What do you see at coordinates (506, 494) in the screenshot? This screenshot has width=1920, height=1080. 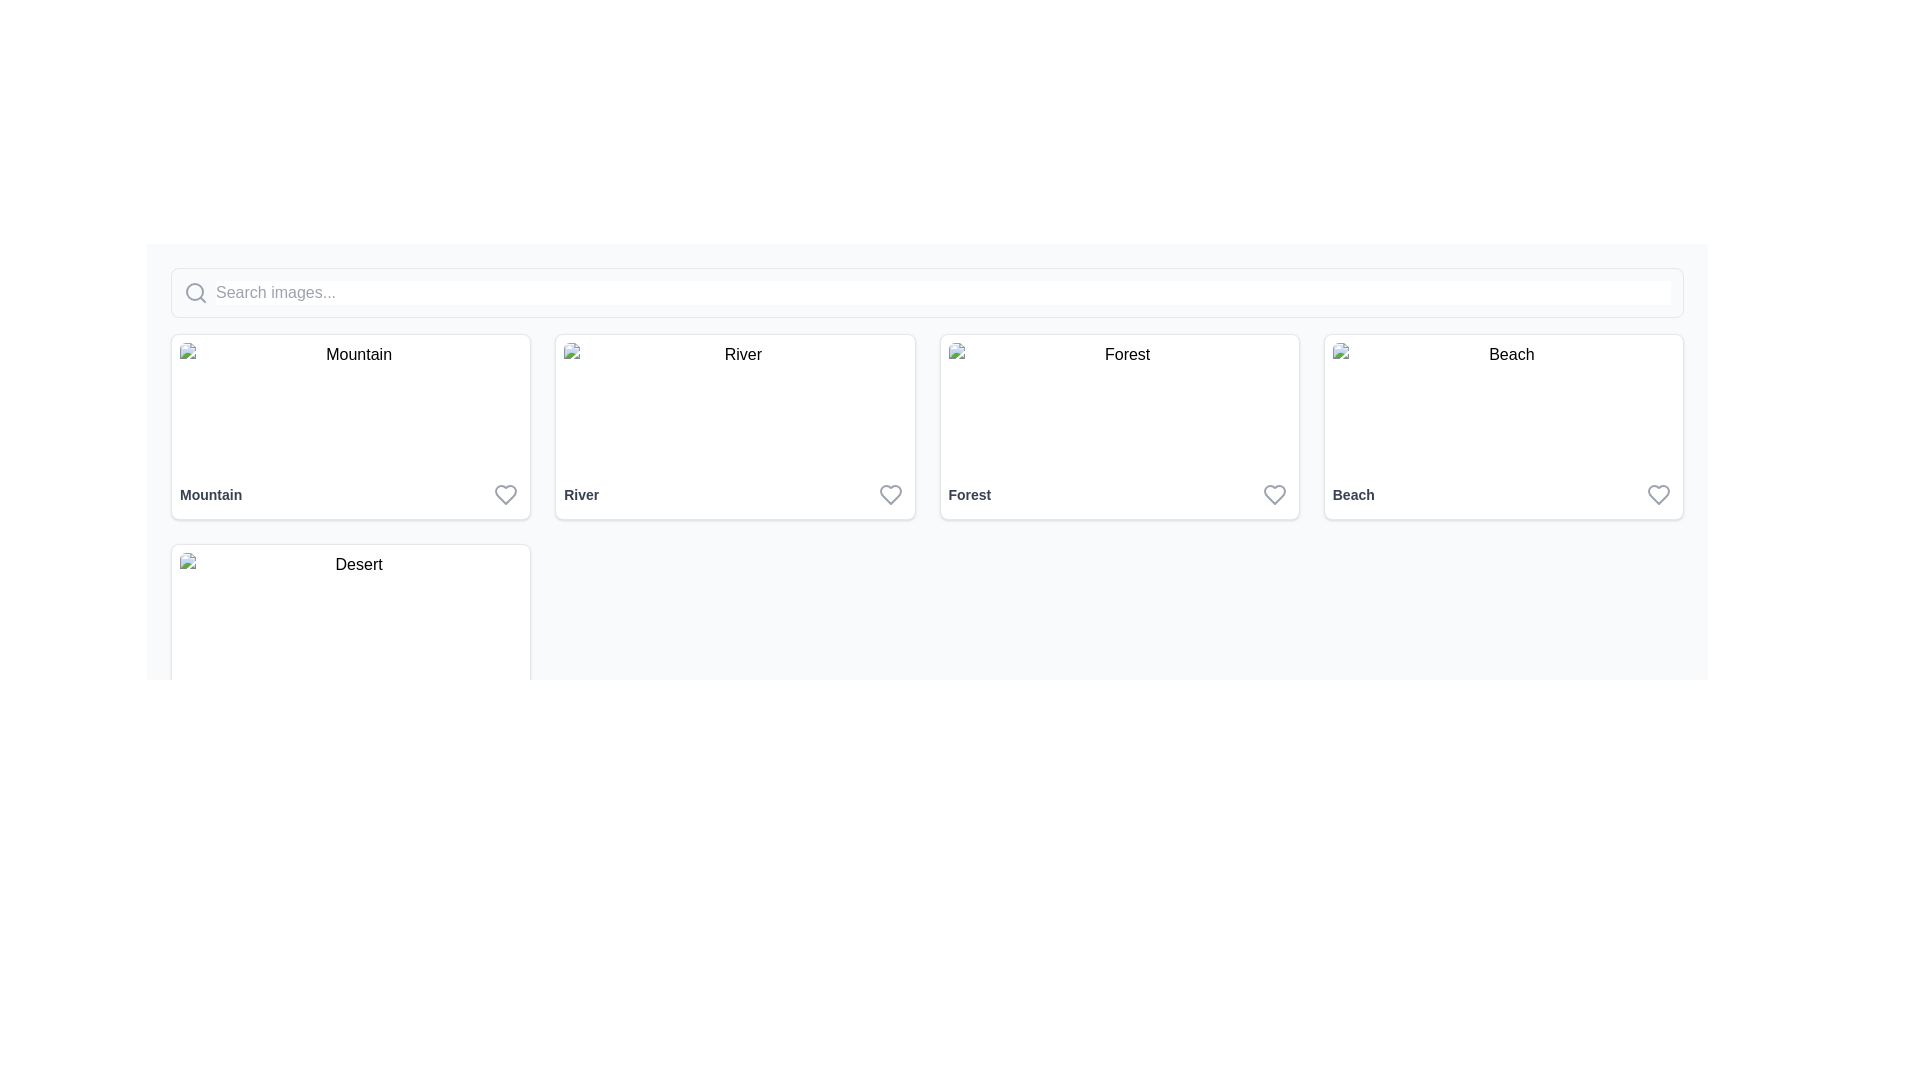 I see `the favorite button located at the bottom-right of the 'Mountain' card` at bounding box center [506, 494].